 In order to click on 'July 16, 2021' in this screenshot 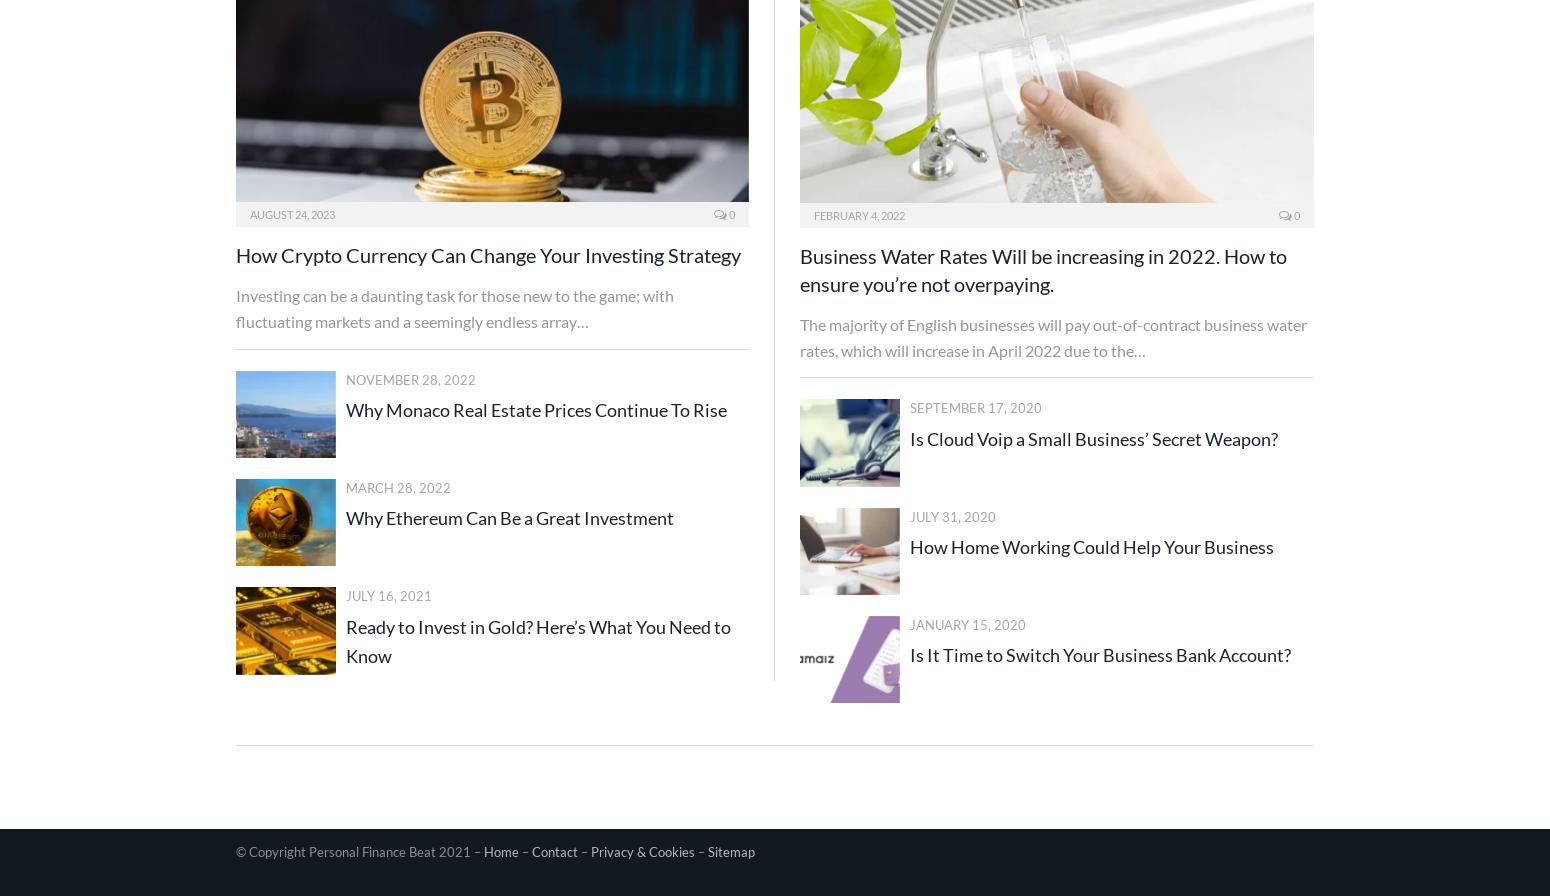, I will do `click(389, 596)`.